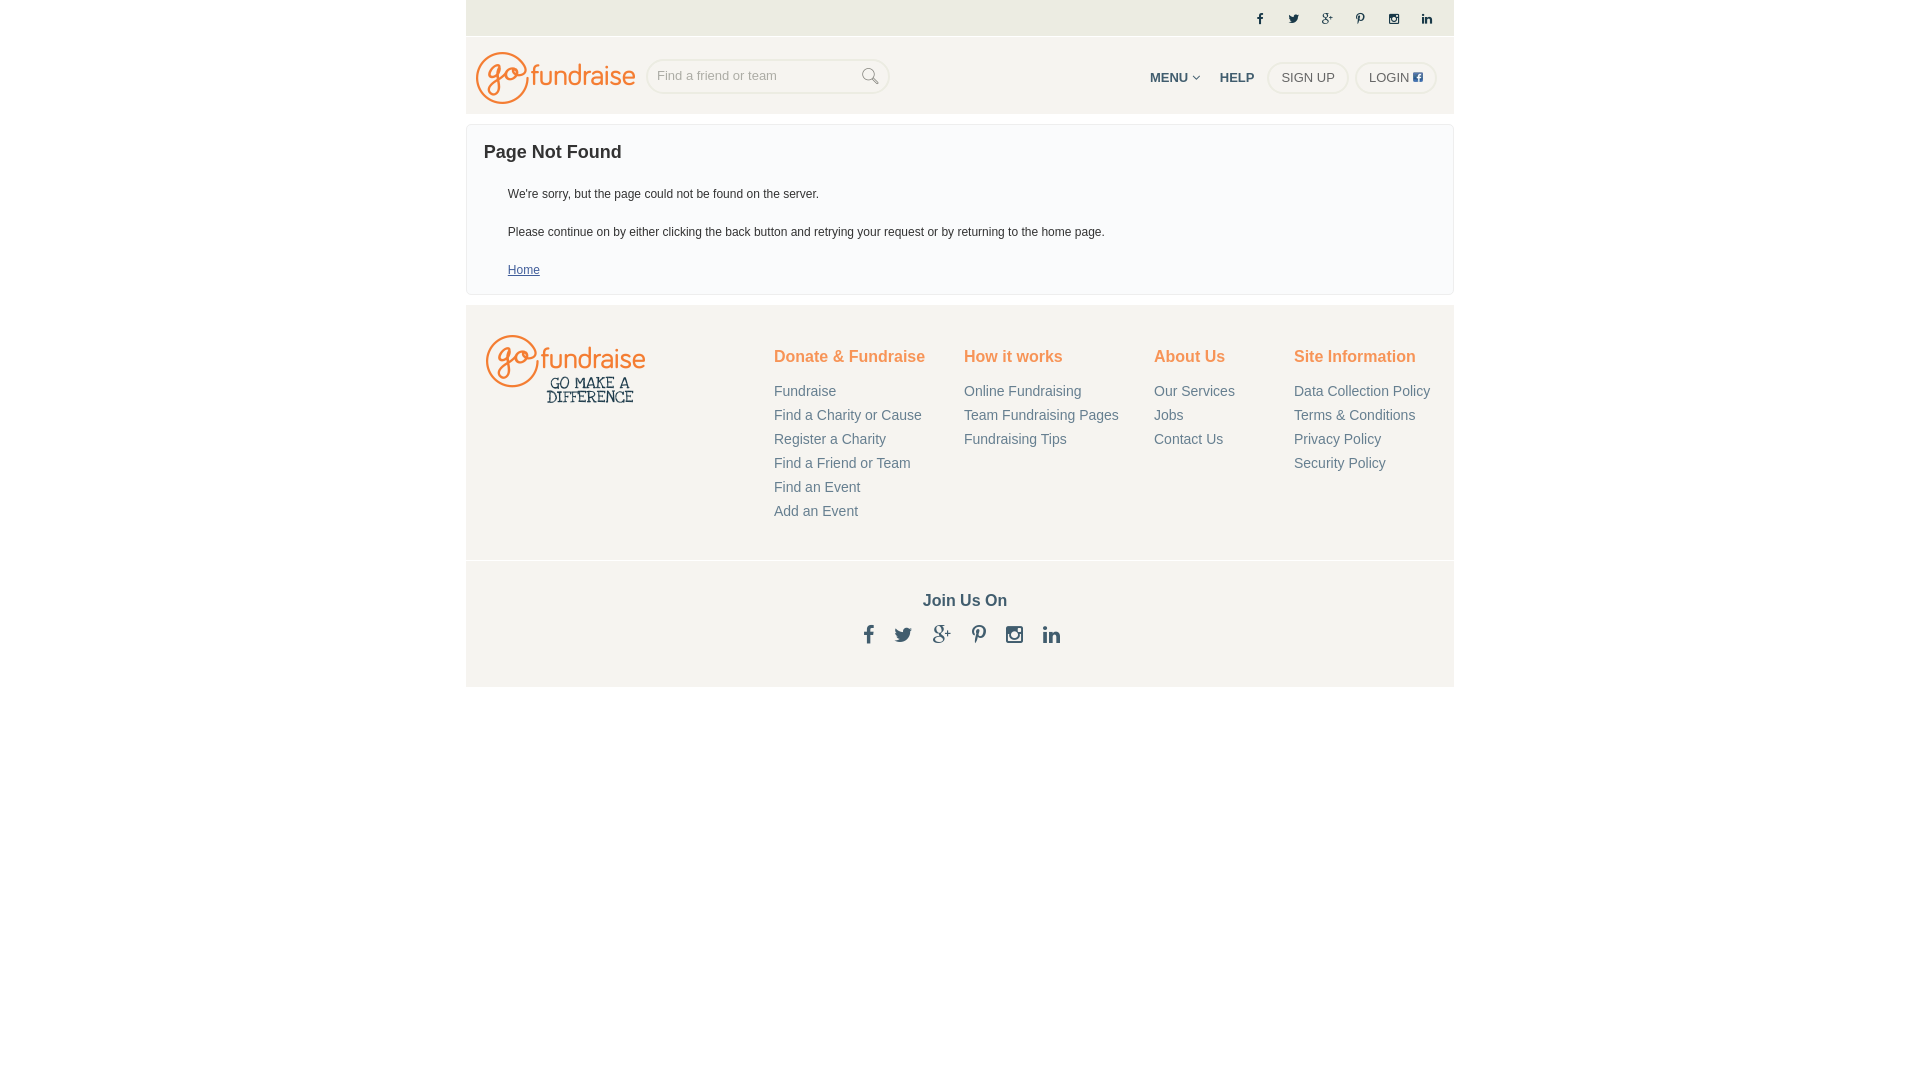 The image size is (1920, 1080). What do you see at coordinates (1208, 438) in the screenshot?
I see `'Contact Us'` at bounding box center [1208, 438].